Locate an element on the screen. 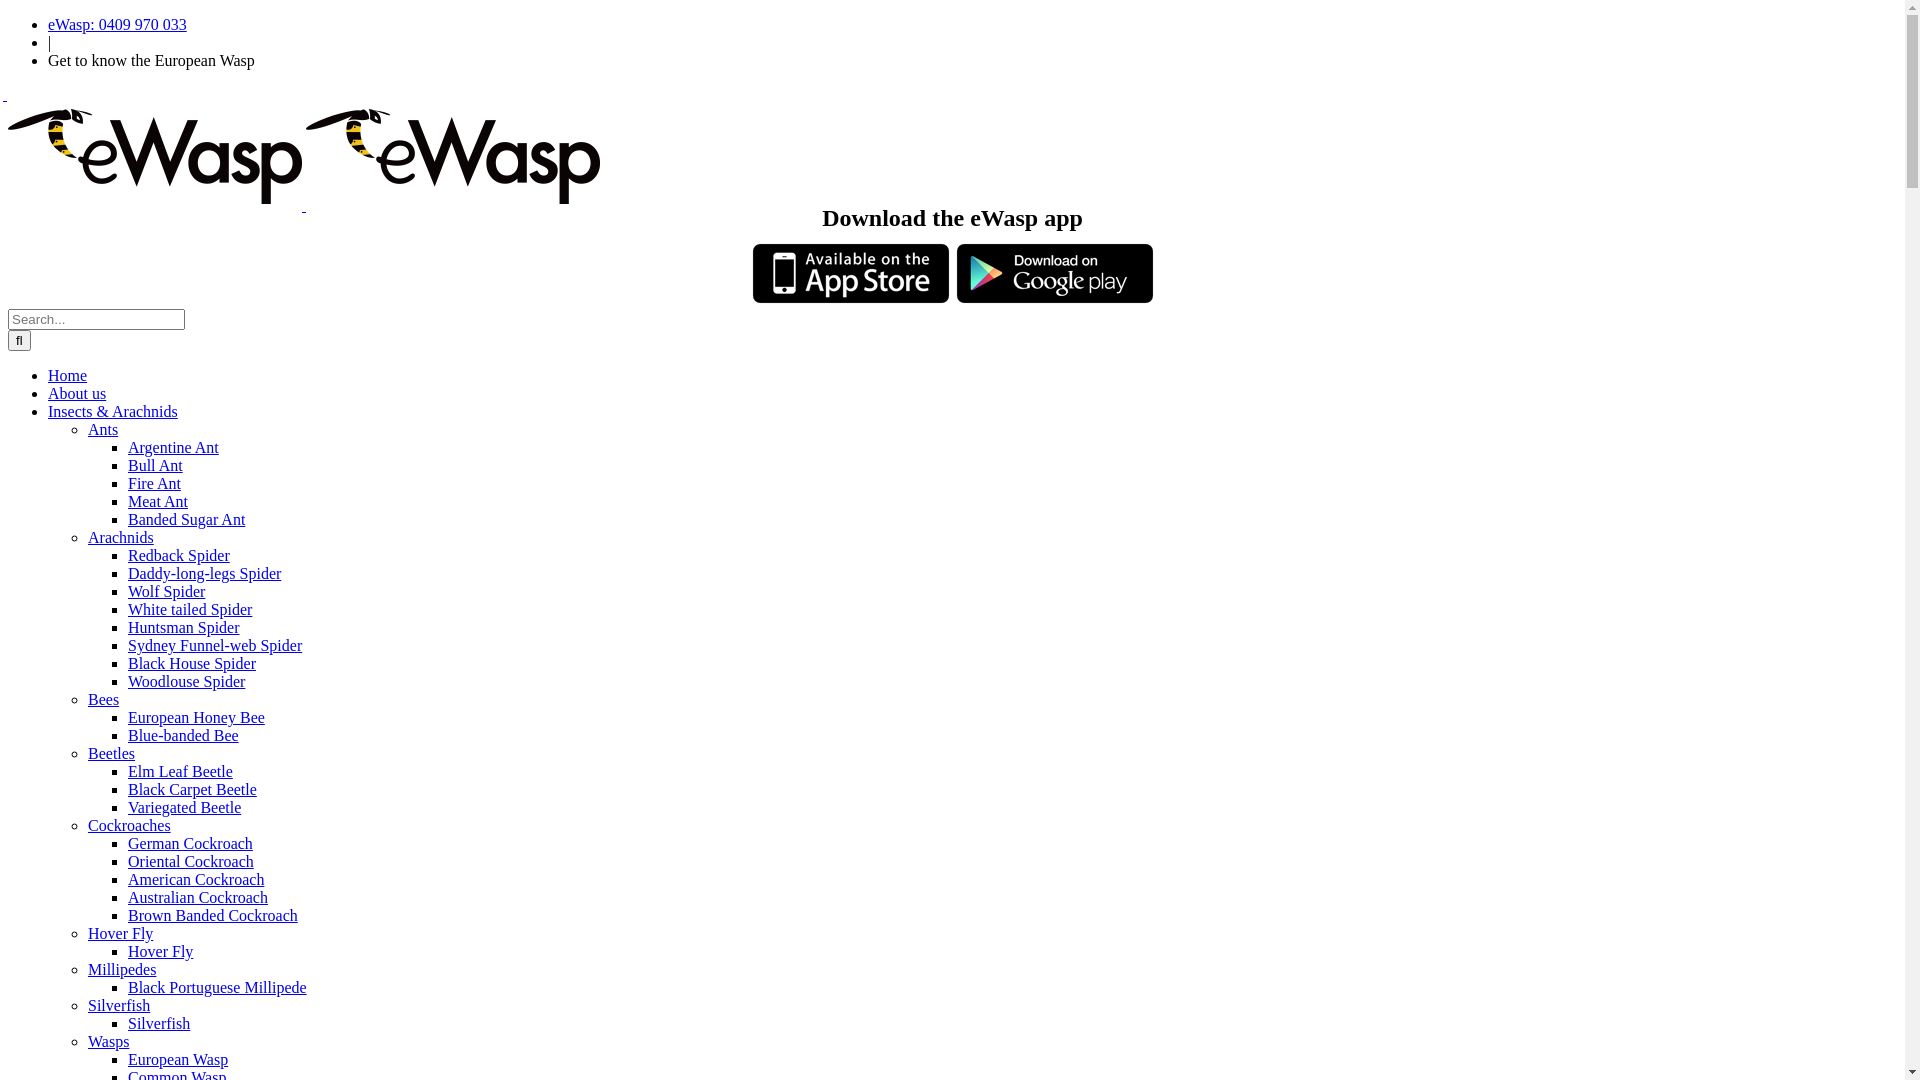 The height and width of the screenshot is (1080, 1920). 'European Wasp' is located at coordinates (127, 1058).